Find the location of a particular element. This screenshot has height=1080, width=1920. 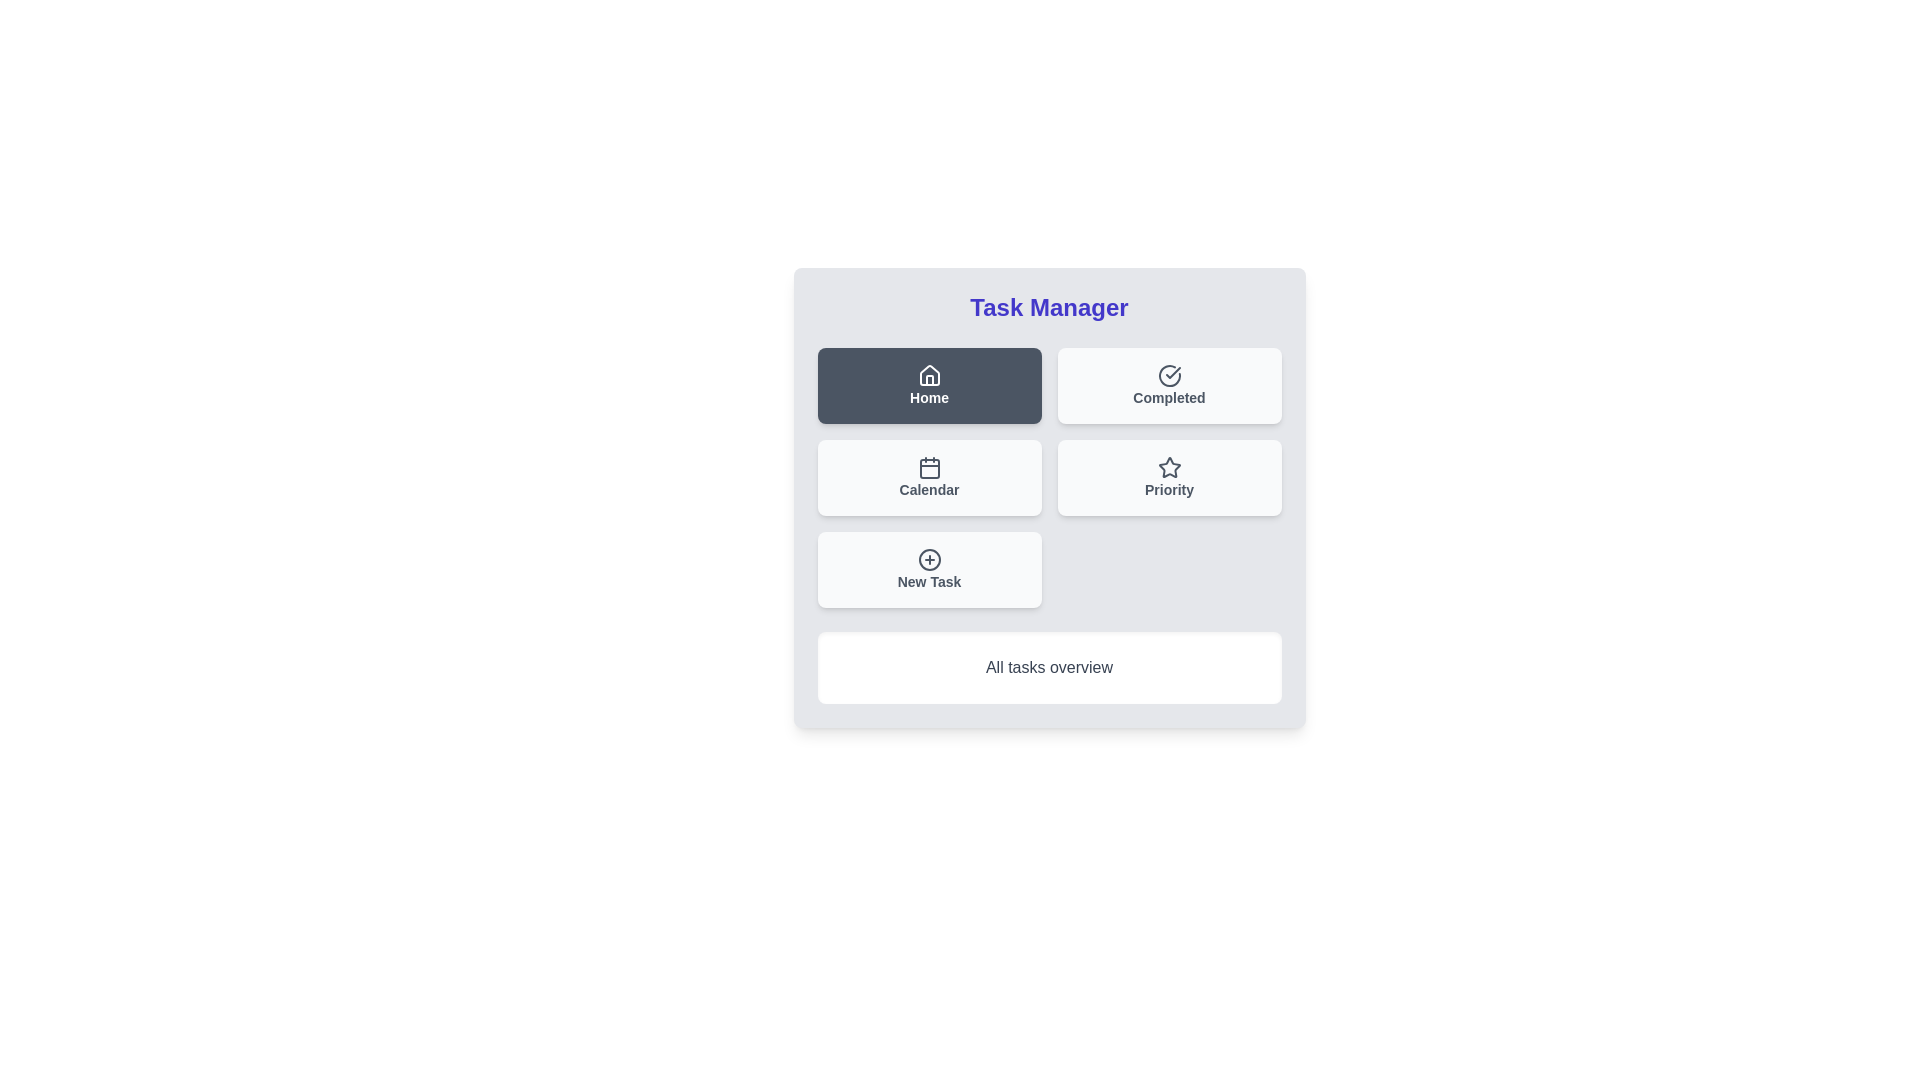

the 'Completed' button which contains a circular icon resembling a checkmark inside a circle, located near the top-right area of the menu grid is located at coordinates (1169, 375).